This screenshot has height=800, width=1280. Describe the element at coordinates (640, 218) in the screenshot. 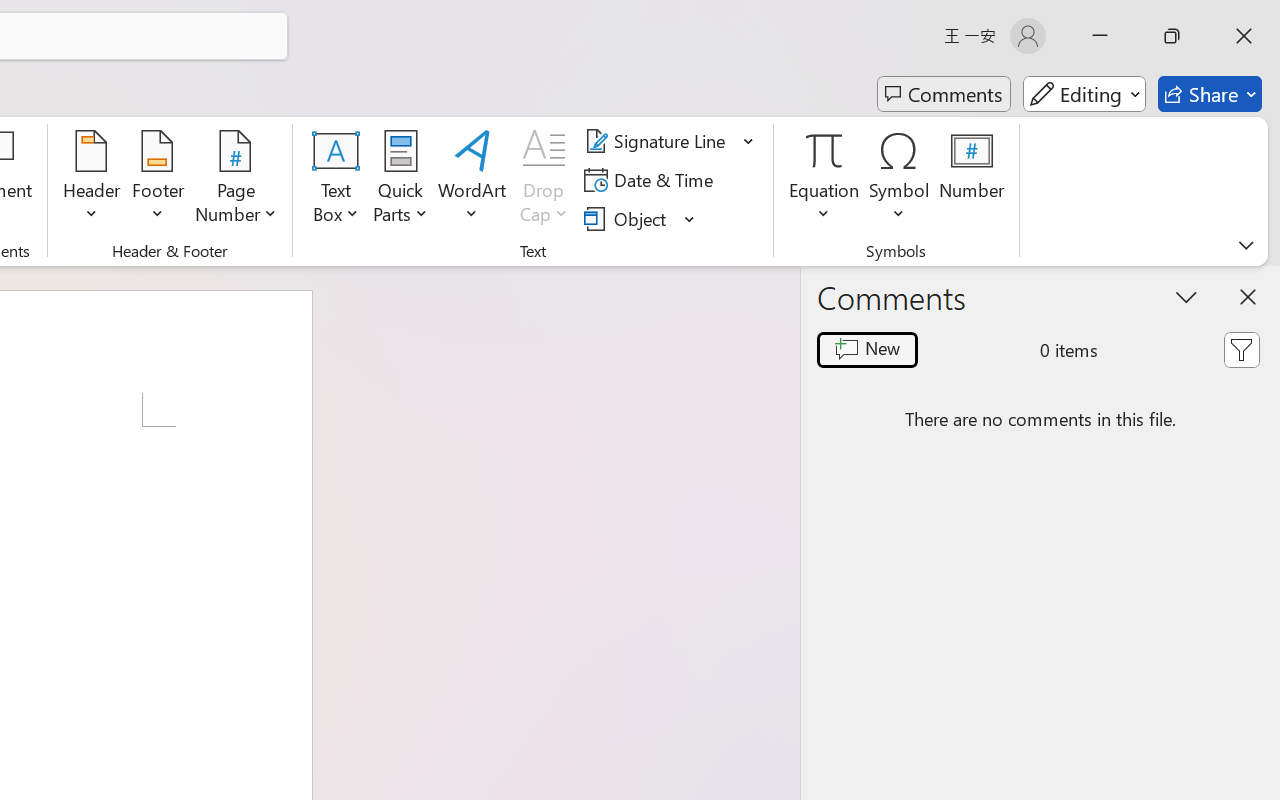

I see `'Object...'` at that location.